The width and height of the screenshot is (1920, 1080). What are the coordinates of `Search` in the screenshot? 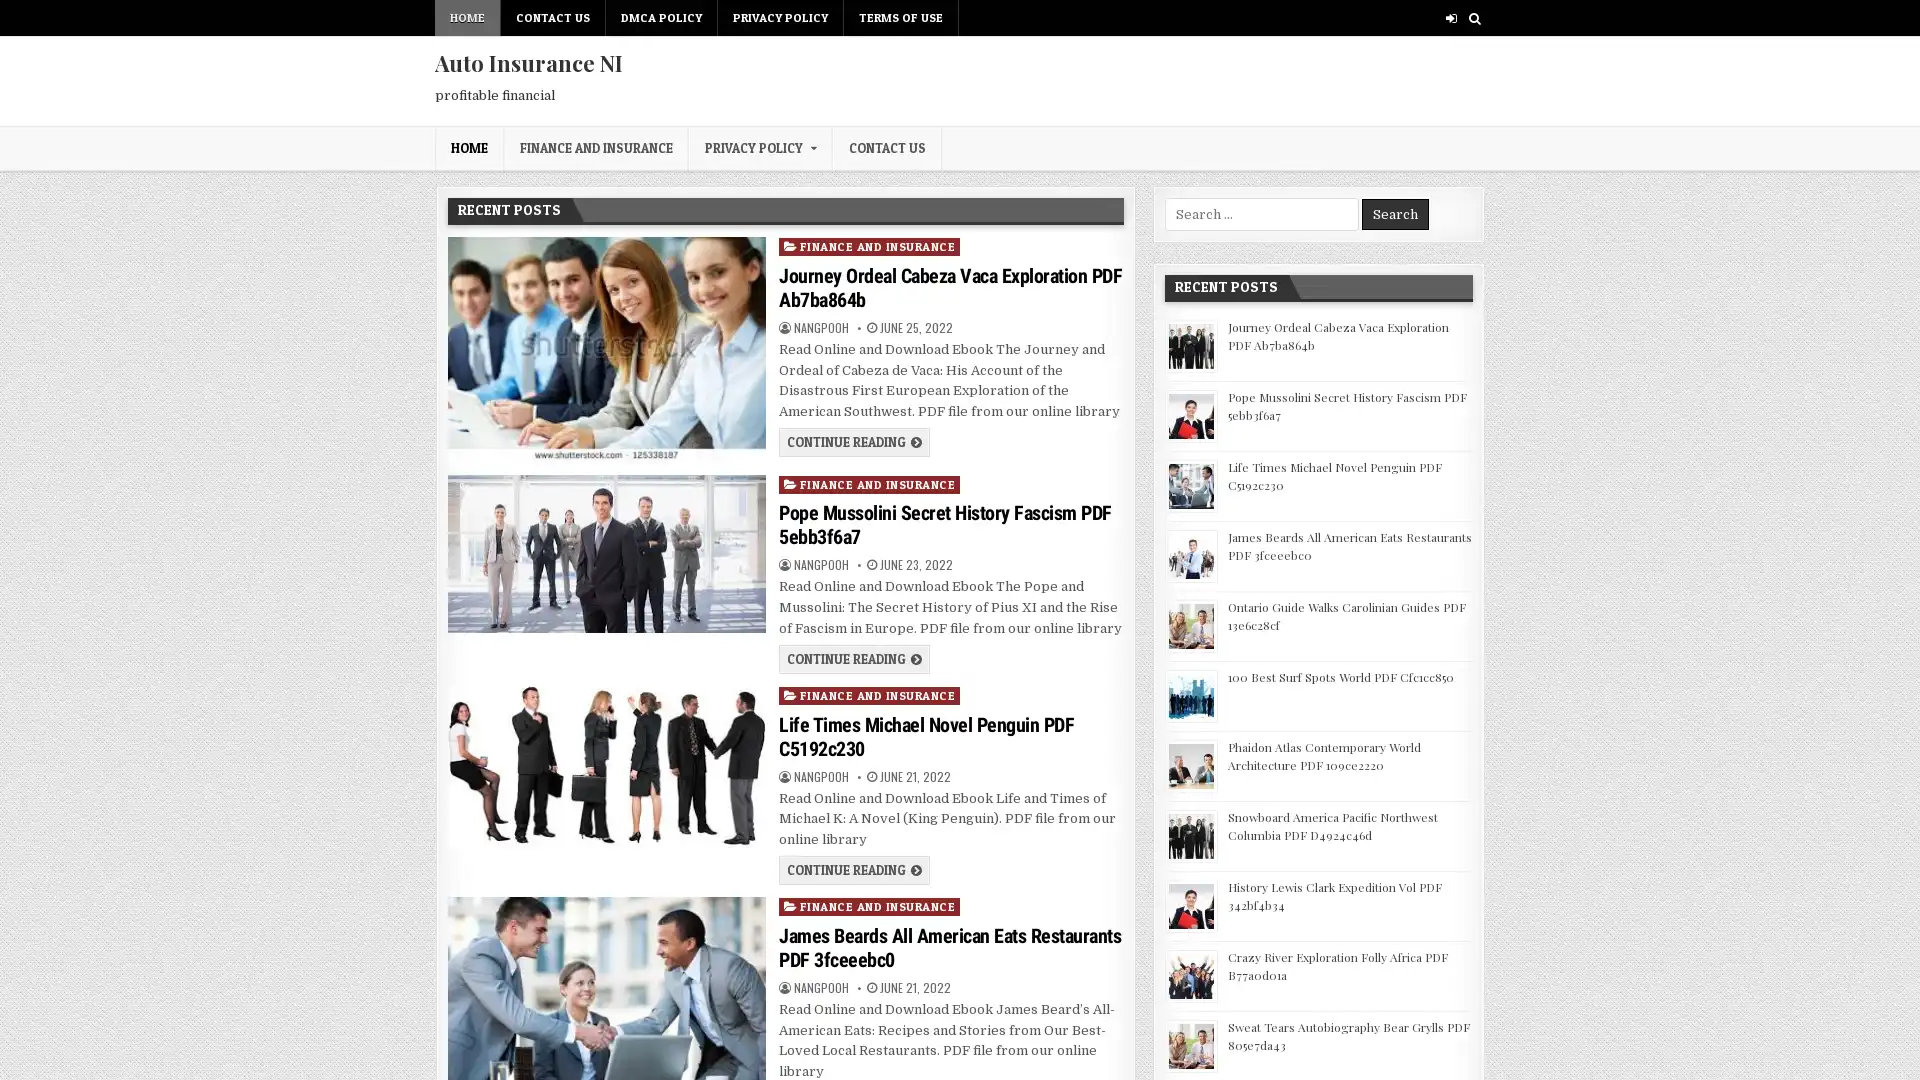 It's located at (1394, 214).